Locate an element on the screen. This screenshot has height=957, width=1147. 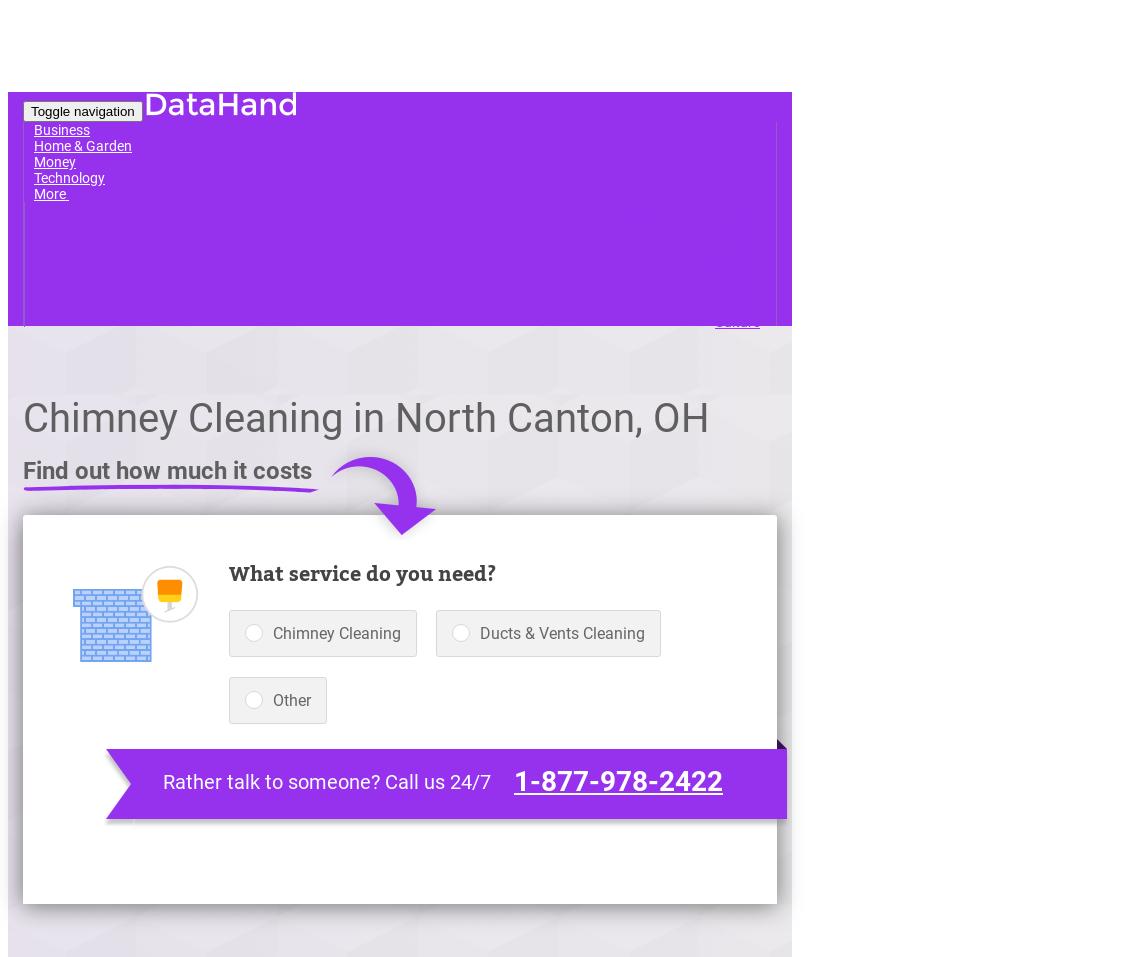
'Rather talk to someone? Call us 24/7' is located at coordinates (327, 780).